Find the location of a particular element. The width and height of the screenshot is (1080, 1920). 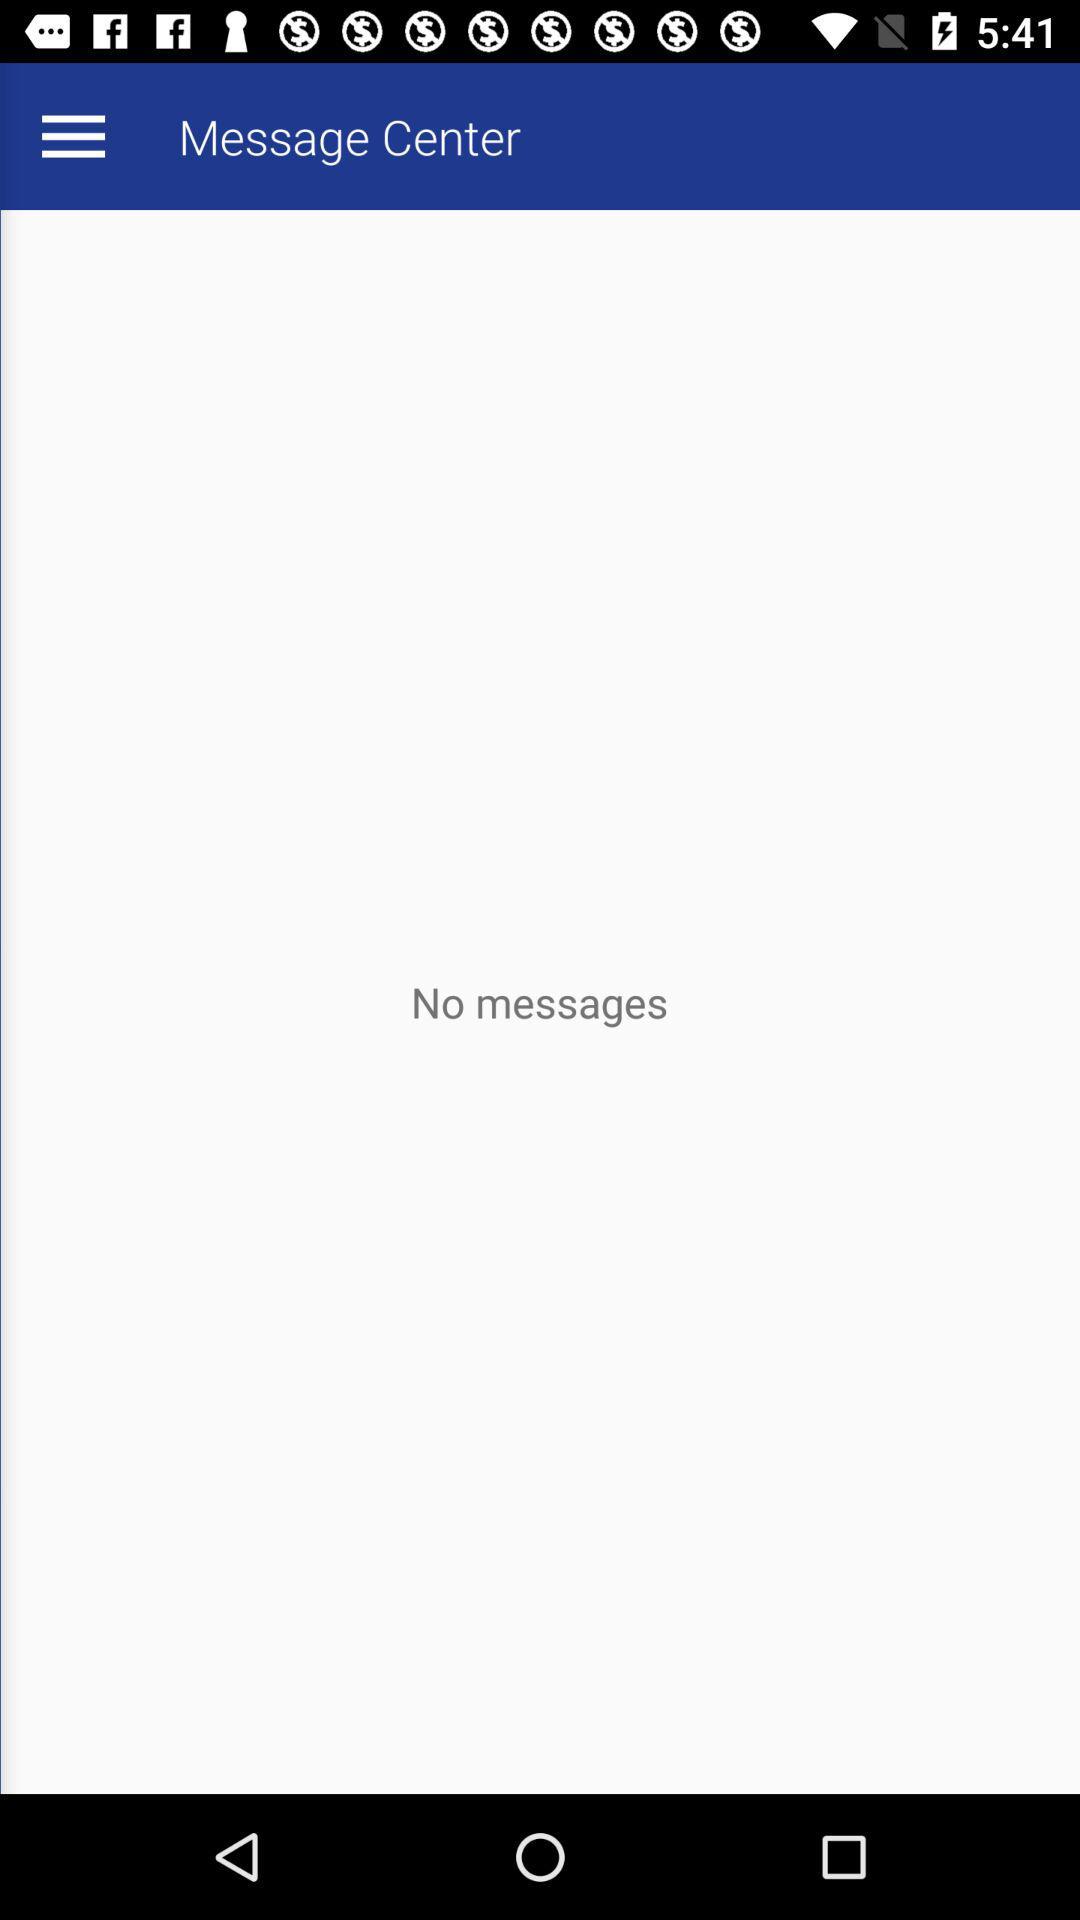

access apps manue is located at coordinates (72, 135).